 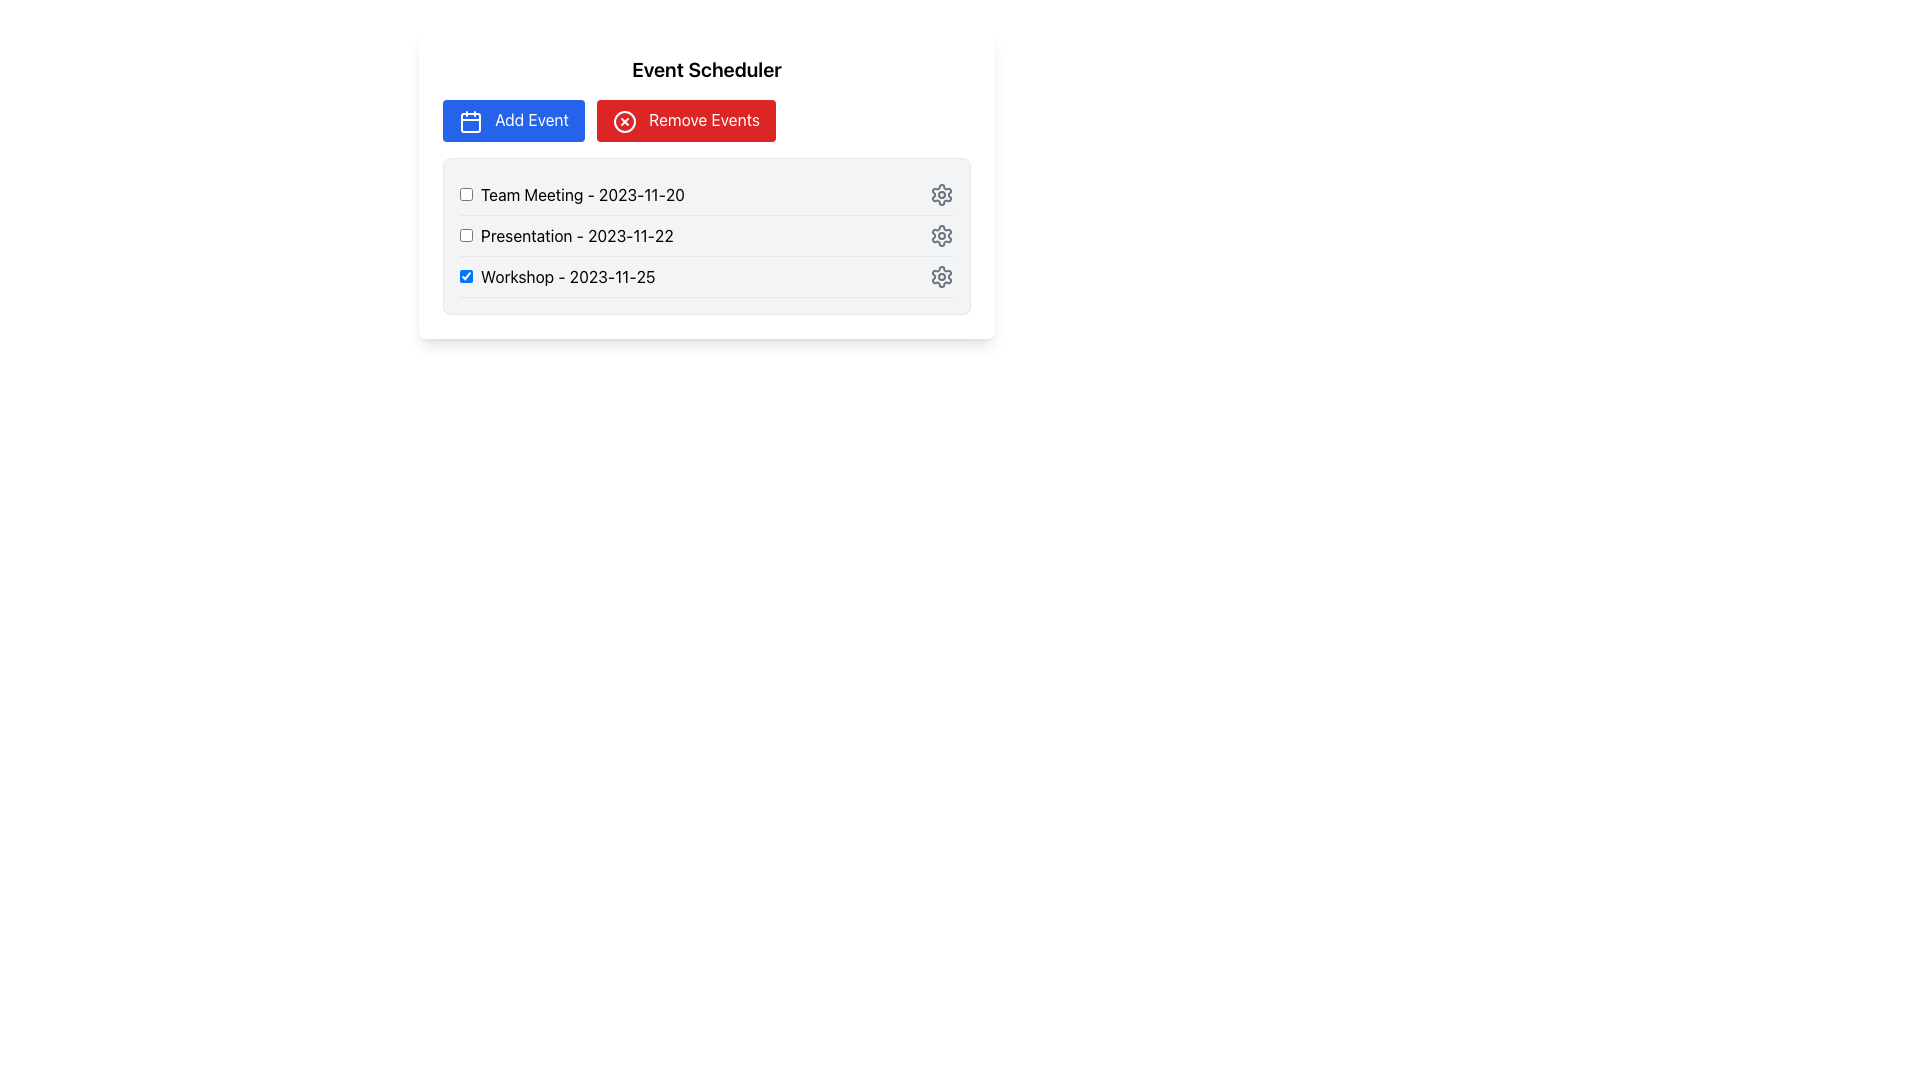 I want to click on the event entry labeled 'Workshop - 2023-11-25', so click(x=706, y=277).